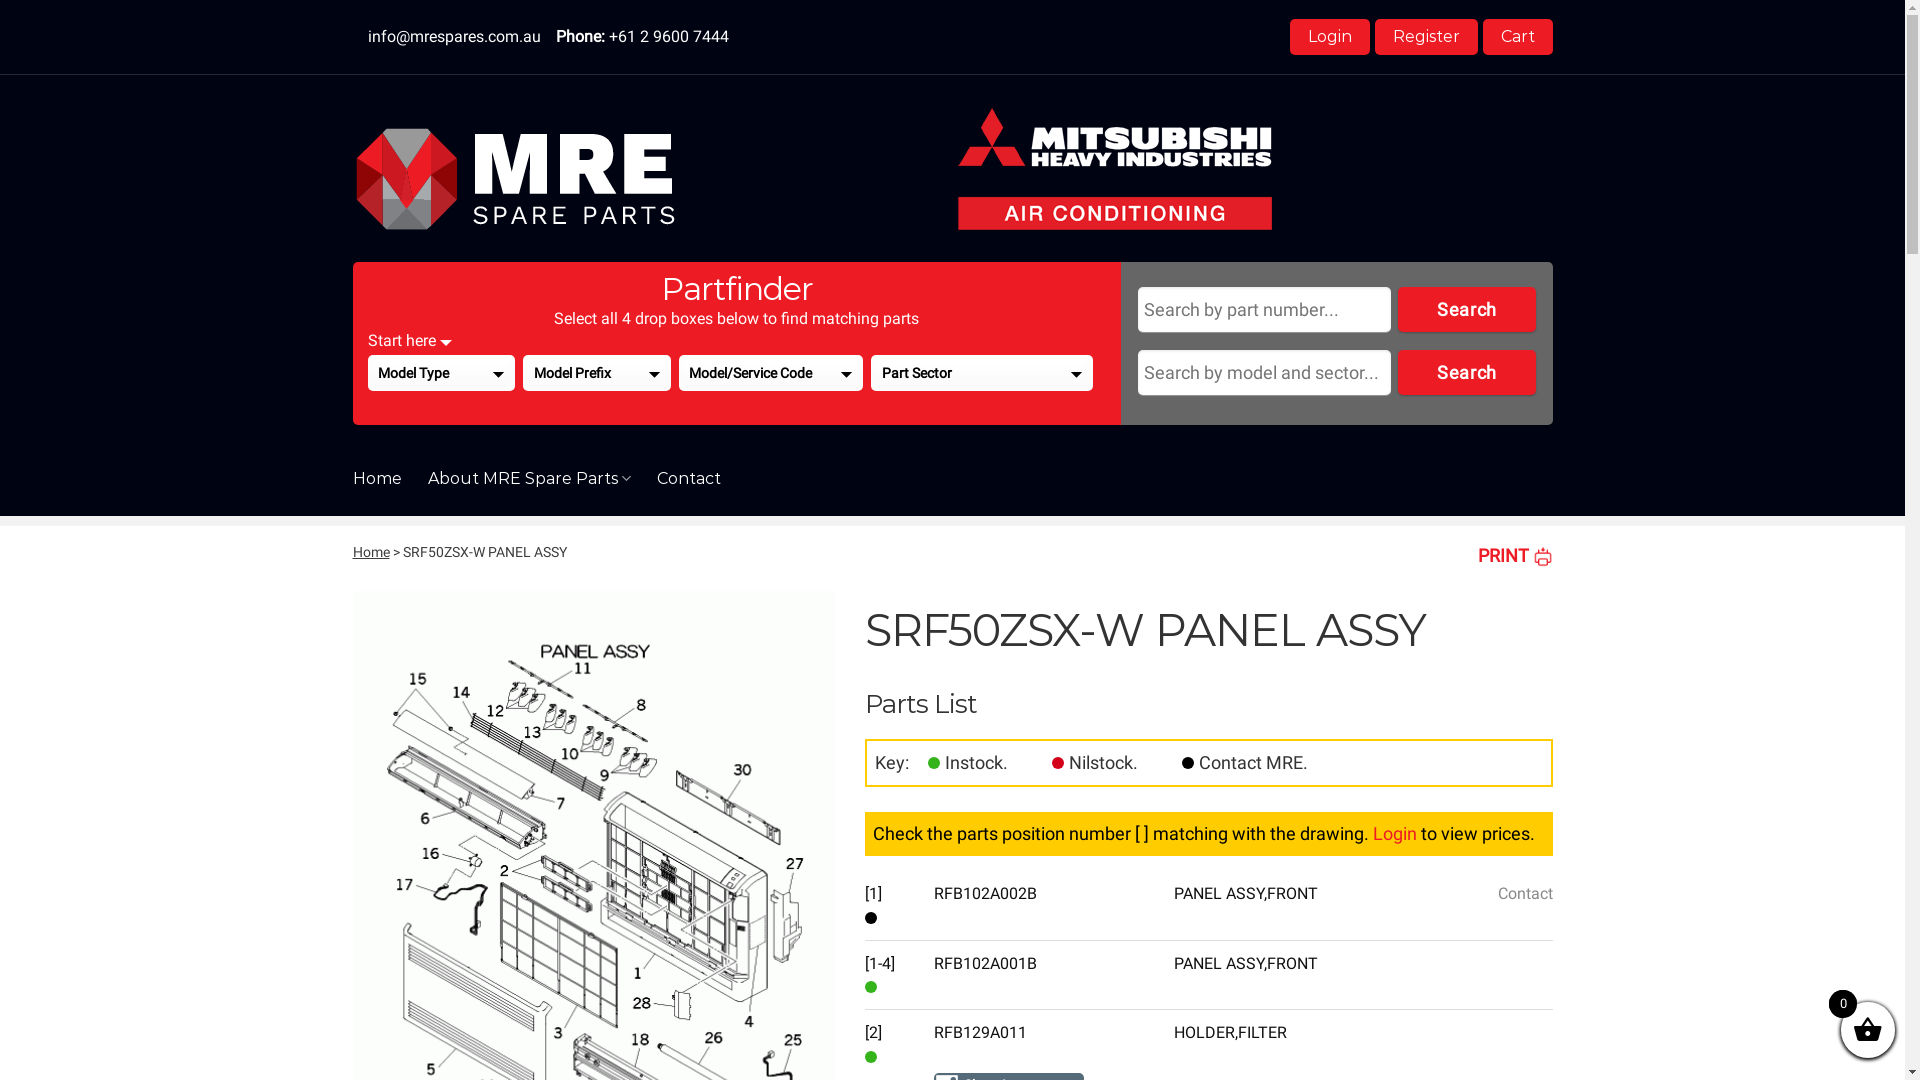  Describe the element at coordinates (1181, 763) in the screenshot. I see `'Contact'` at that location.